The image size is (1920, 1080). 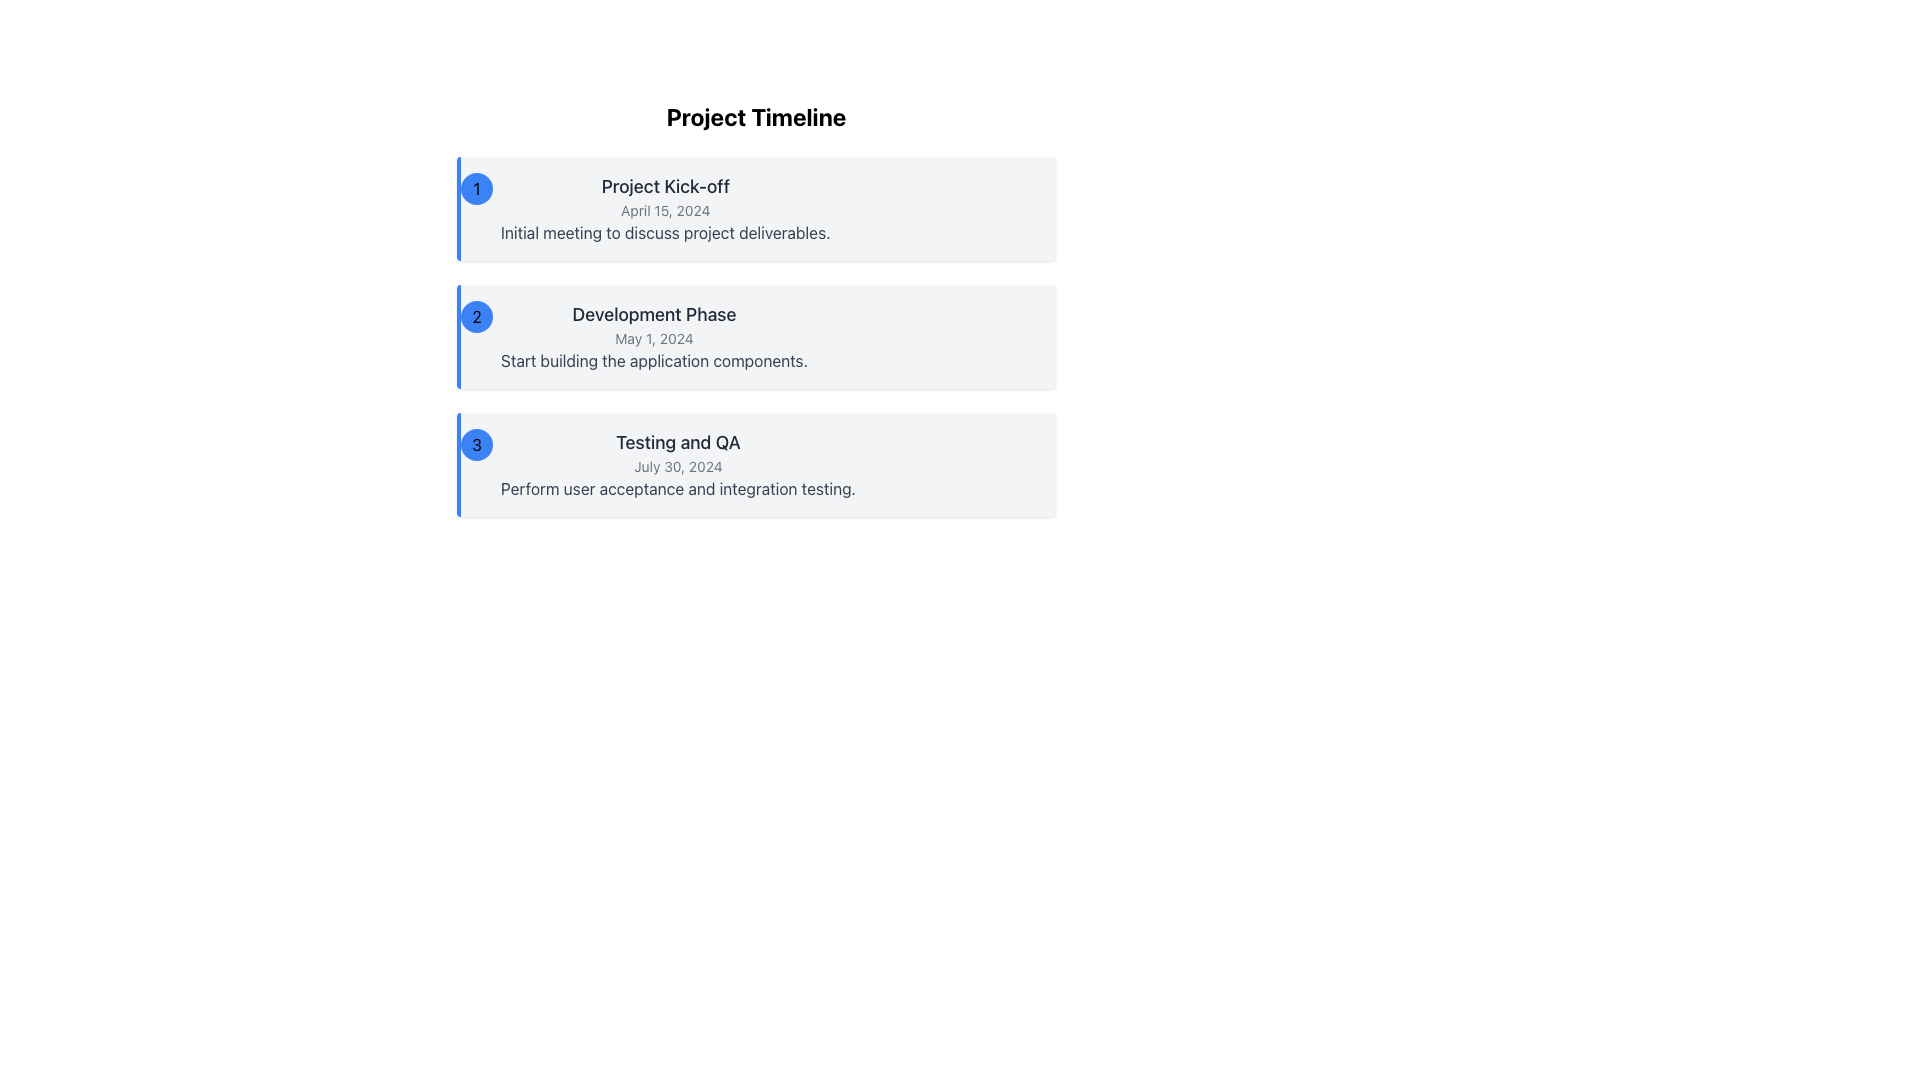 I want to click on the timeline entry by clicking on the Badge that visually marks the first phase of the project timeline, located at the far left of the entry for 'Project Kick-off', so click(x=475, y=189).